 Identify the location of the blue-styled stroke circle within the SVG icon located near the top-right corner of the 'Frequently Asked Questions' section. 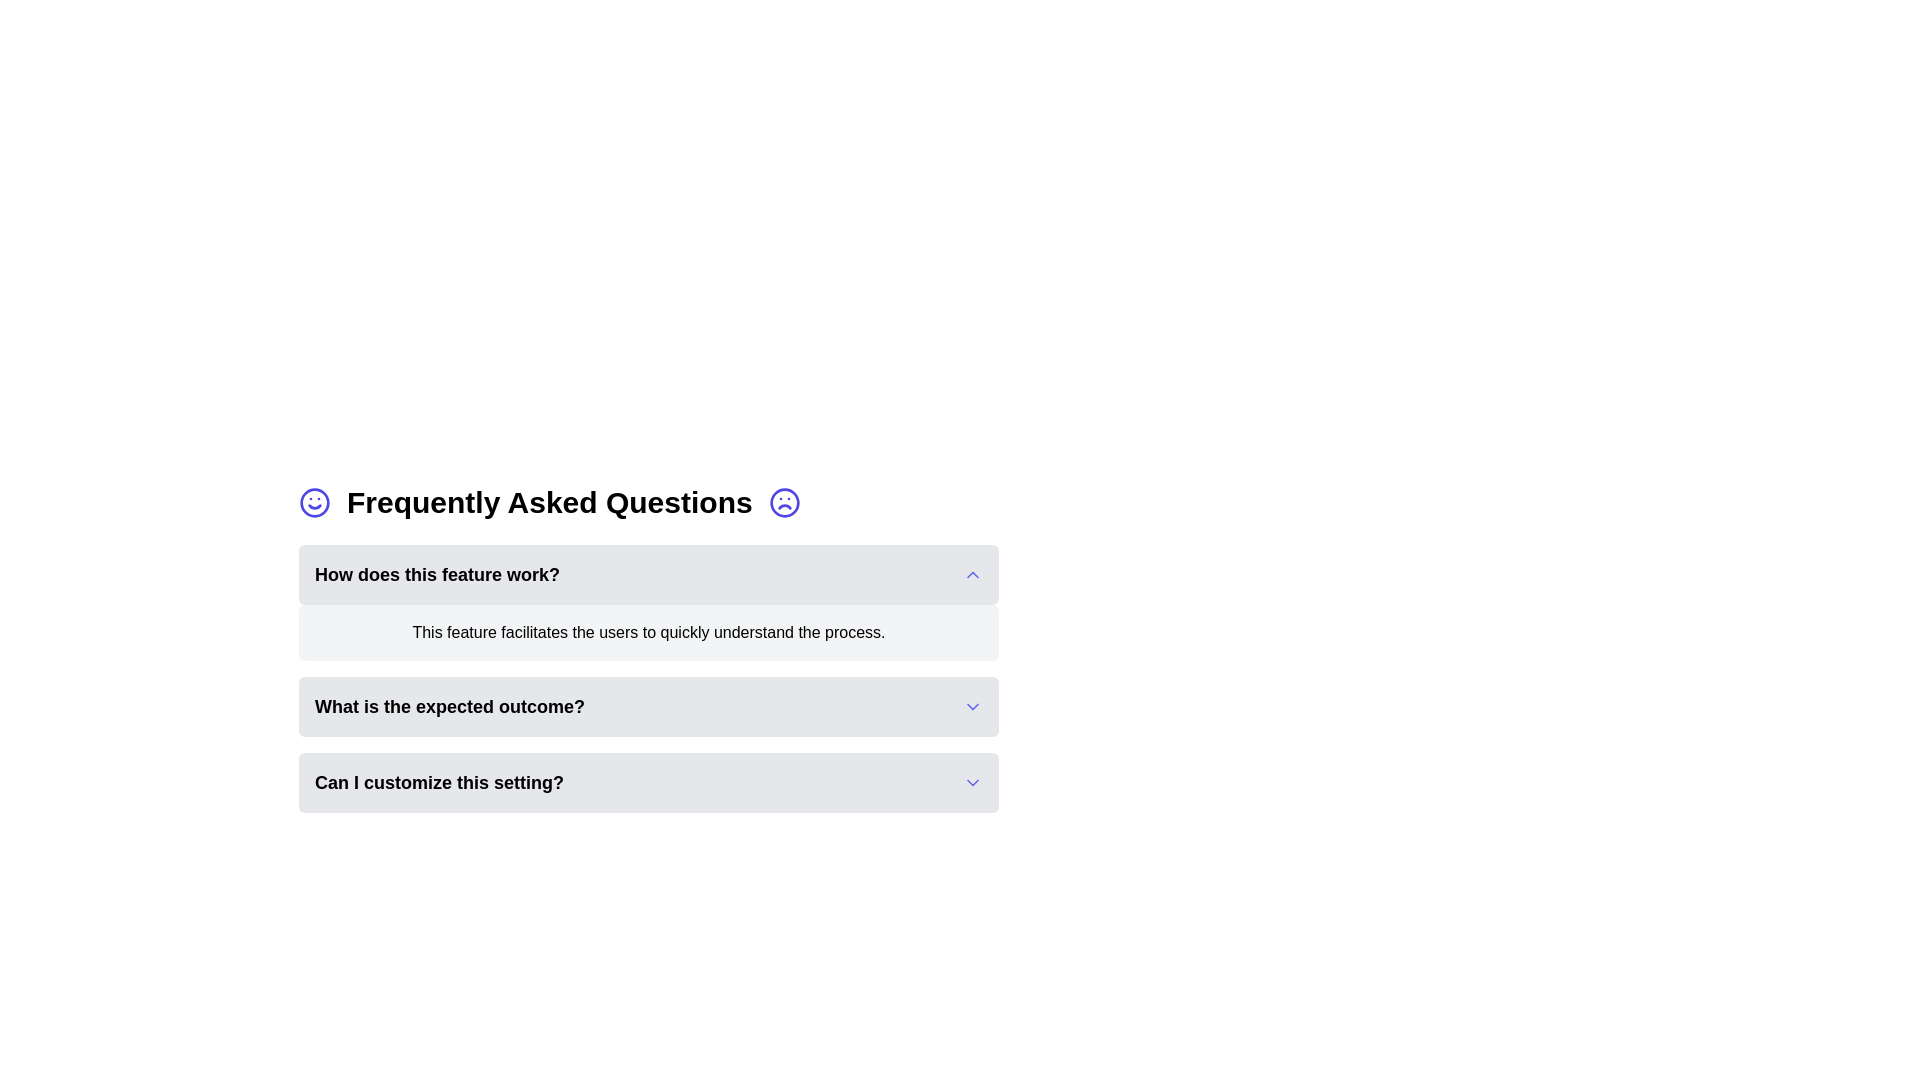
(783, 501).